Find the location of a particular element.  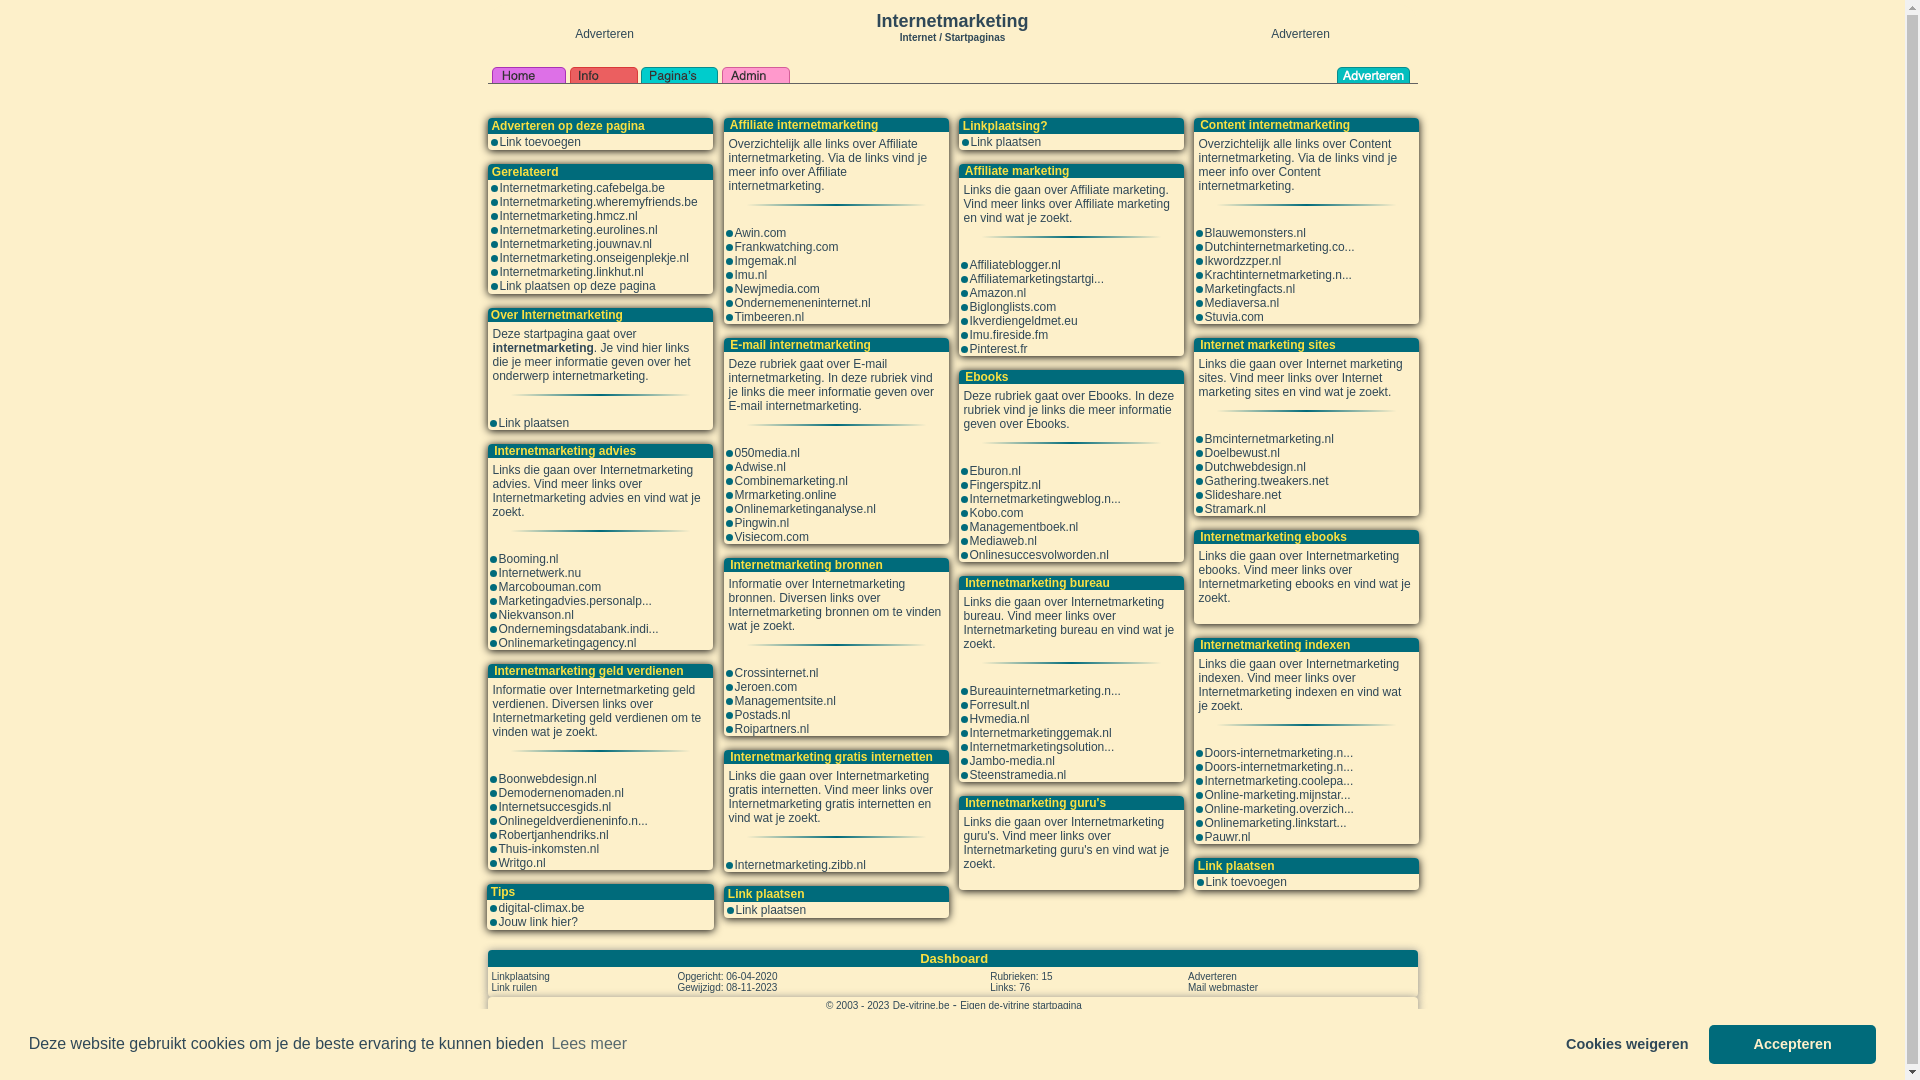

'Ikwordzzper.nl' is located at coordinates (1241, 260).